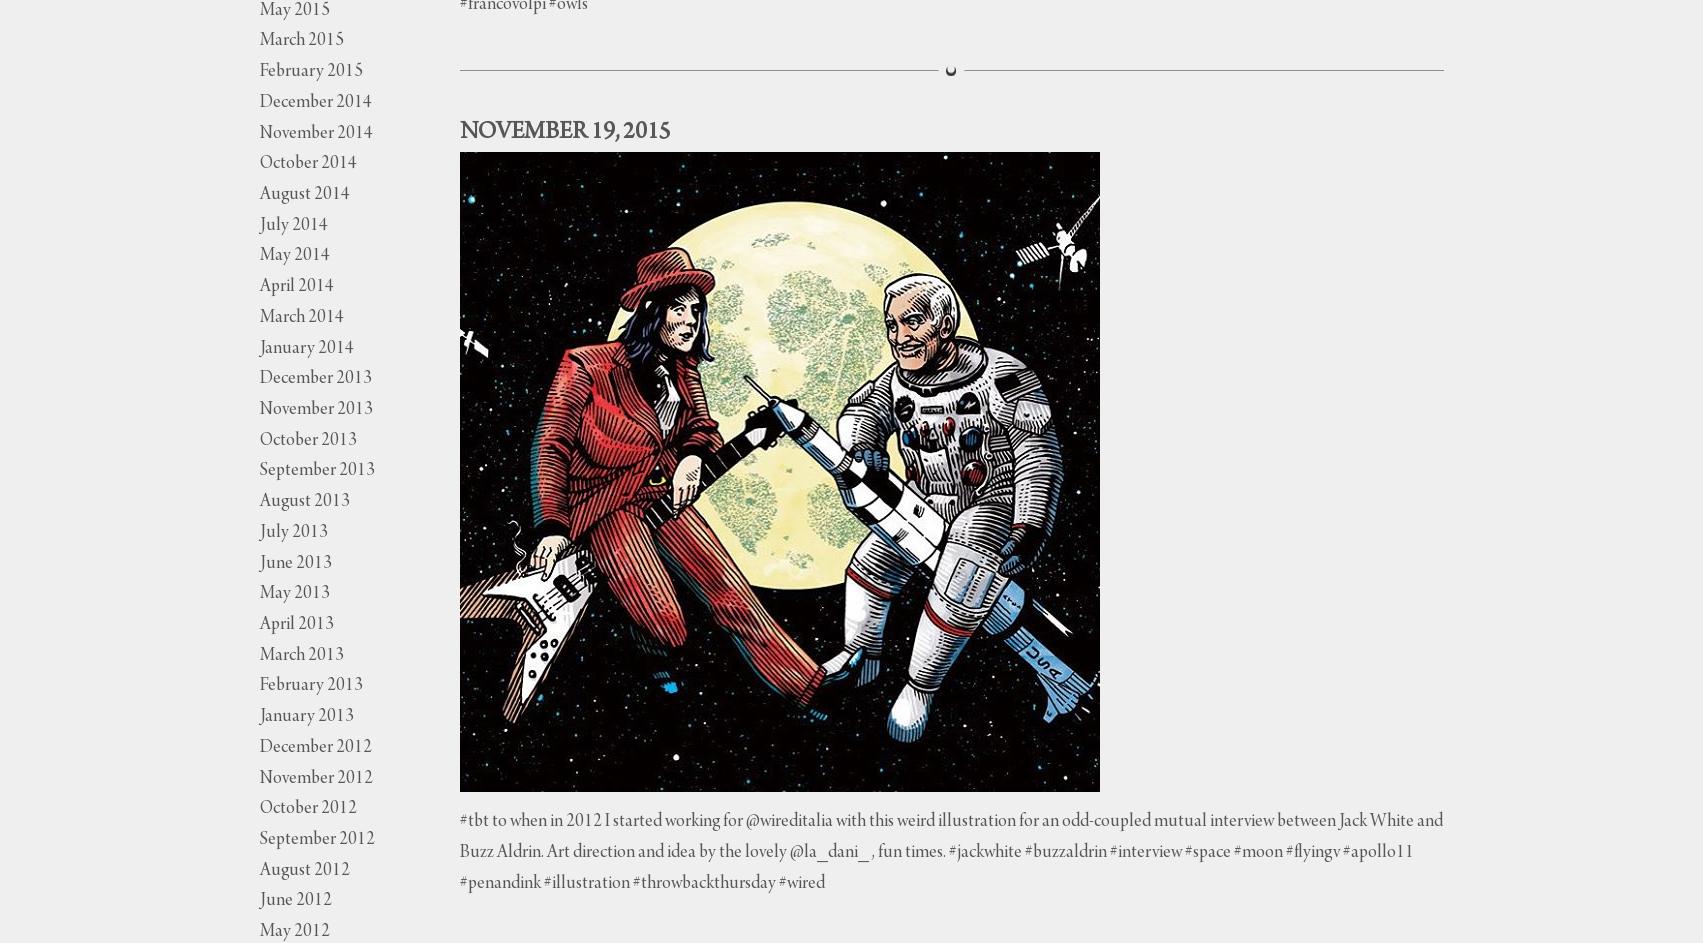 This screenshot has height=943, width=1703. What do you see at coordinates (302, 870) in the screenshot?
I see `'August 2012'` at bounding box center [302, 870].